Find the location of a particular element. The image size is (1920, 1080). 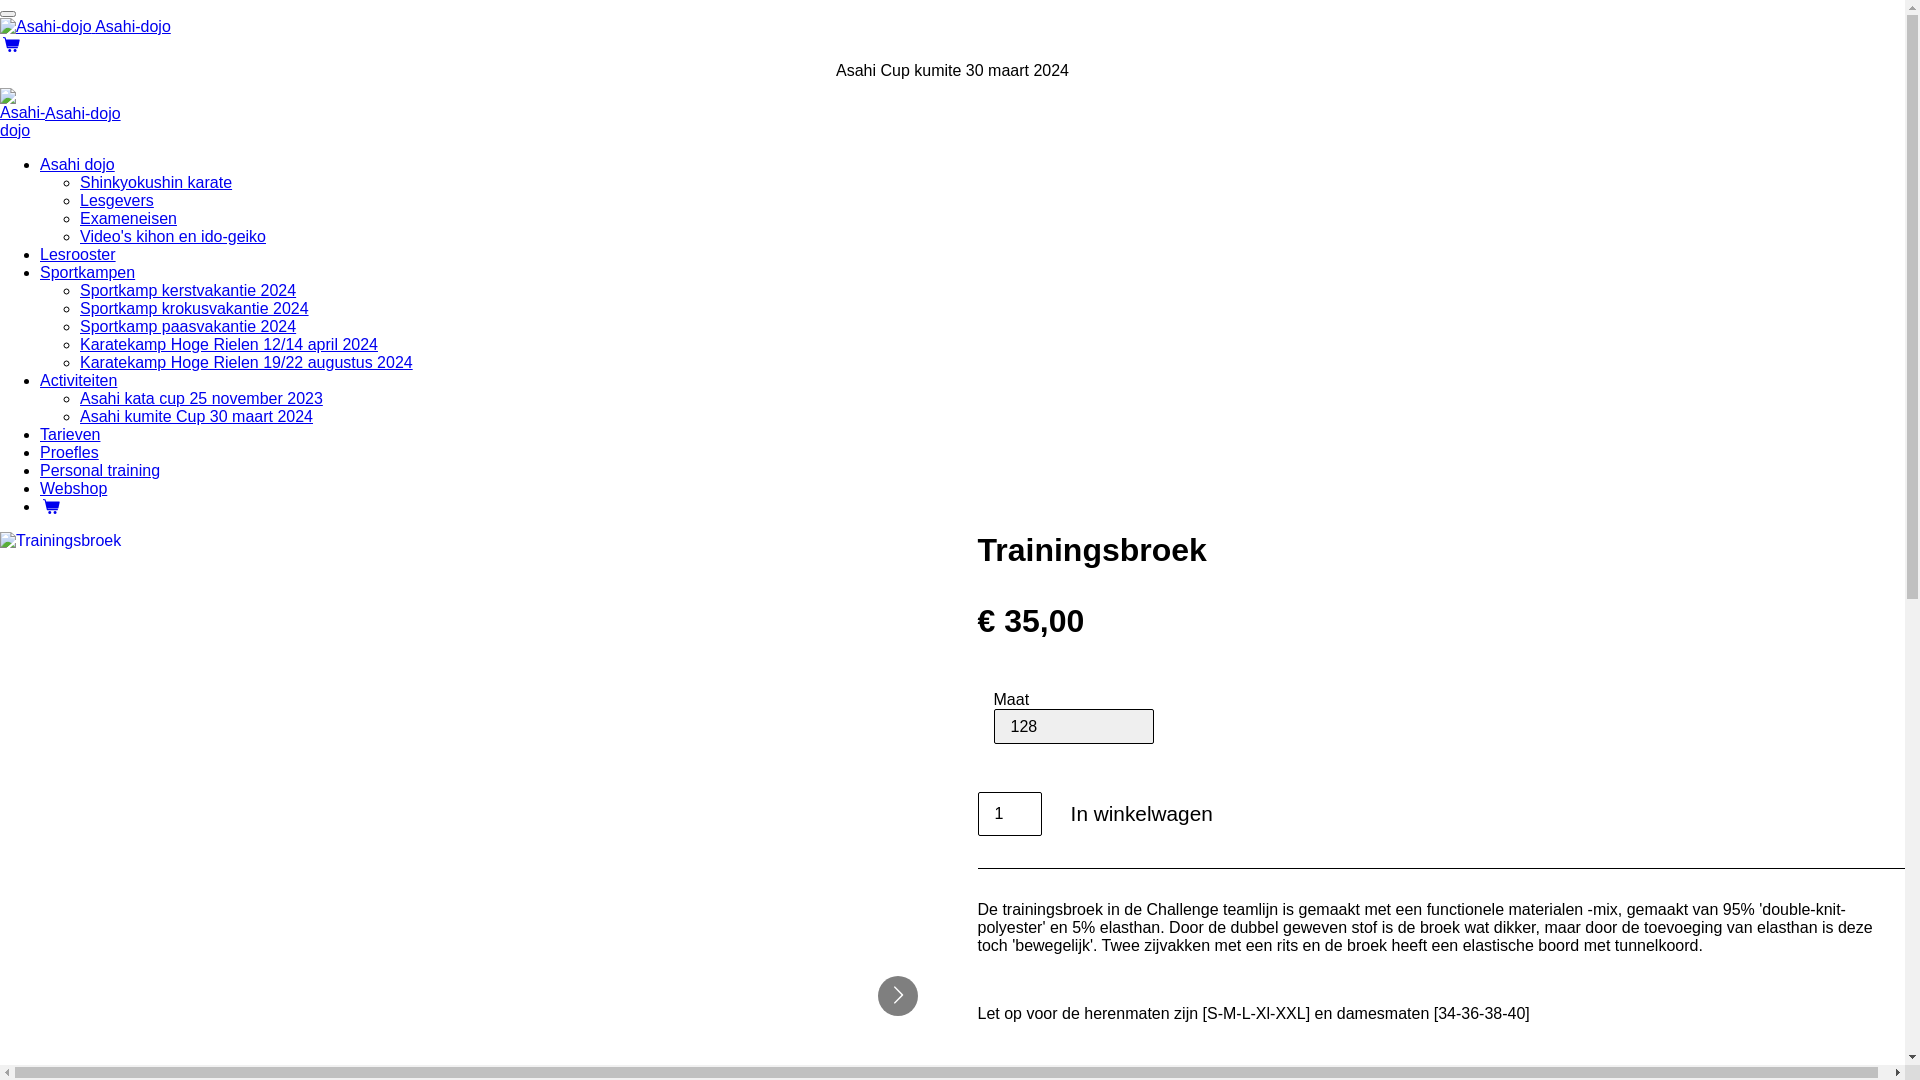

'Proefles' is located at coordinates (39, 452).